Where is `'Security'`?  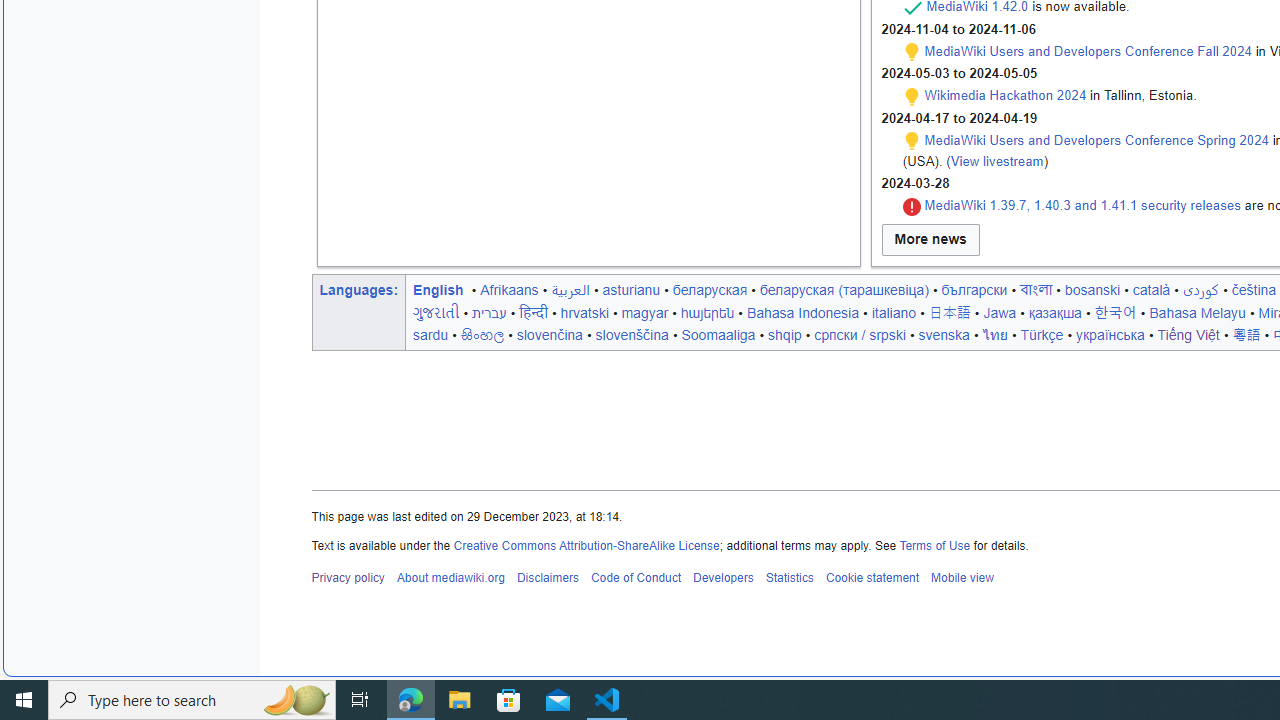 'Security' is located at coordinates (911, 206).